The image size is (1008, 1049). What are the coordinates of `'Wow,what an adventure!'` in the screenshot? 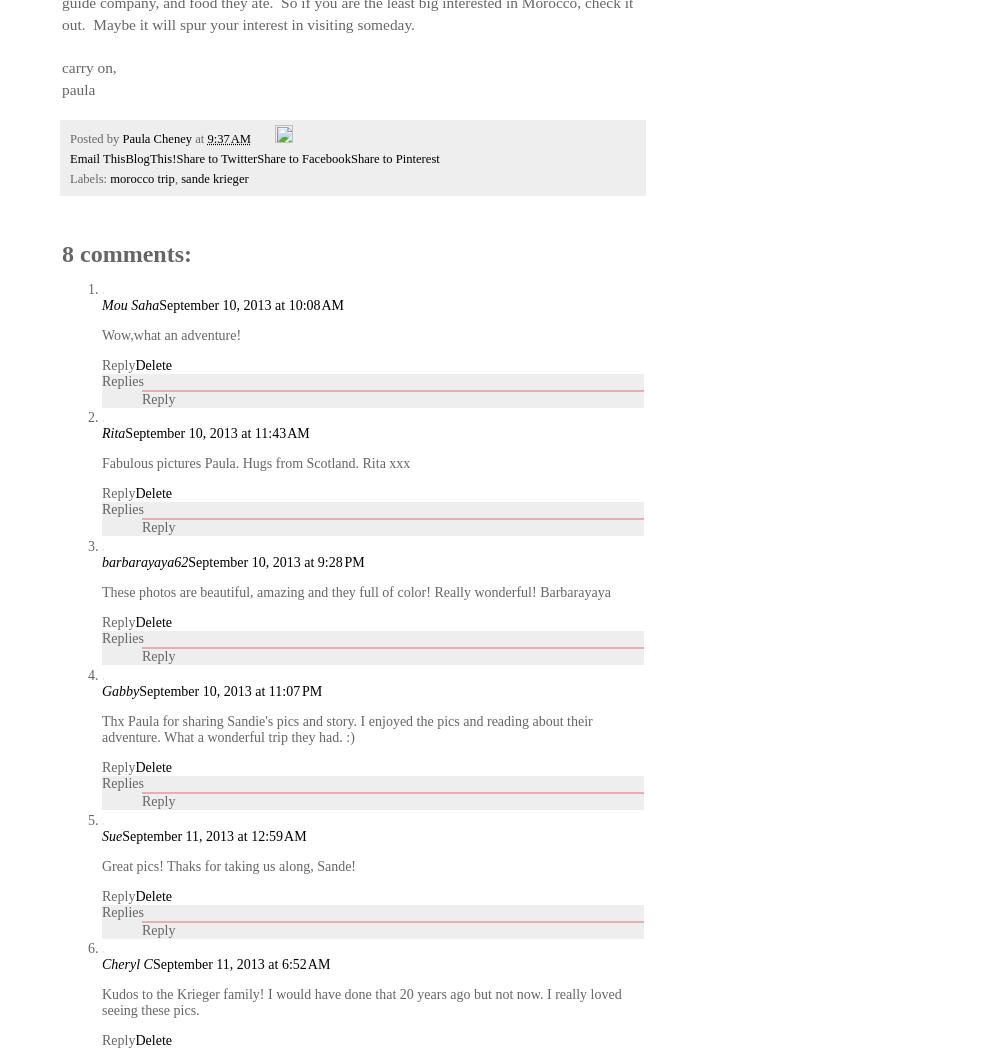 It's located at (171, 333).